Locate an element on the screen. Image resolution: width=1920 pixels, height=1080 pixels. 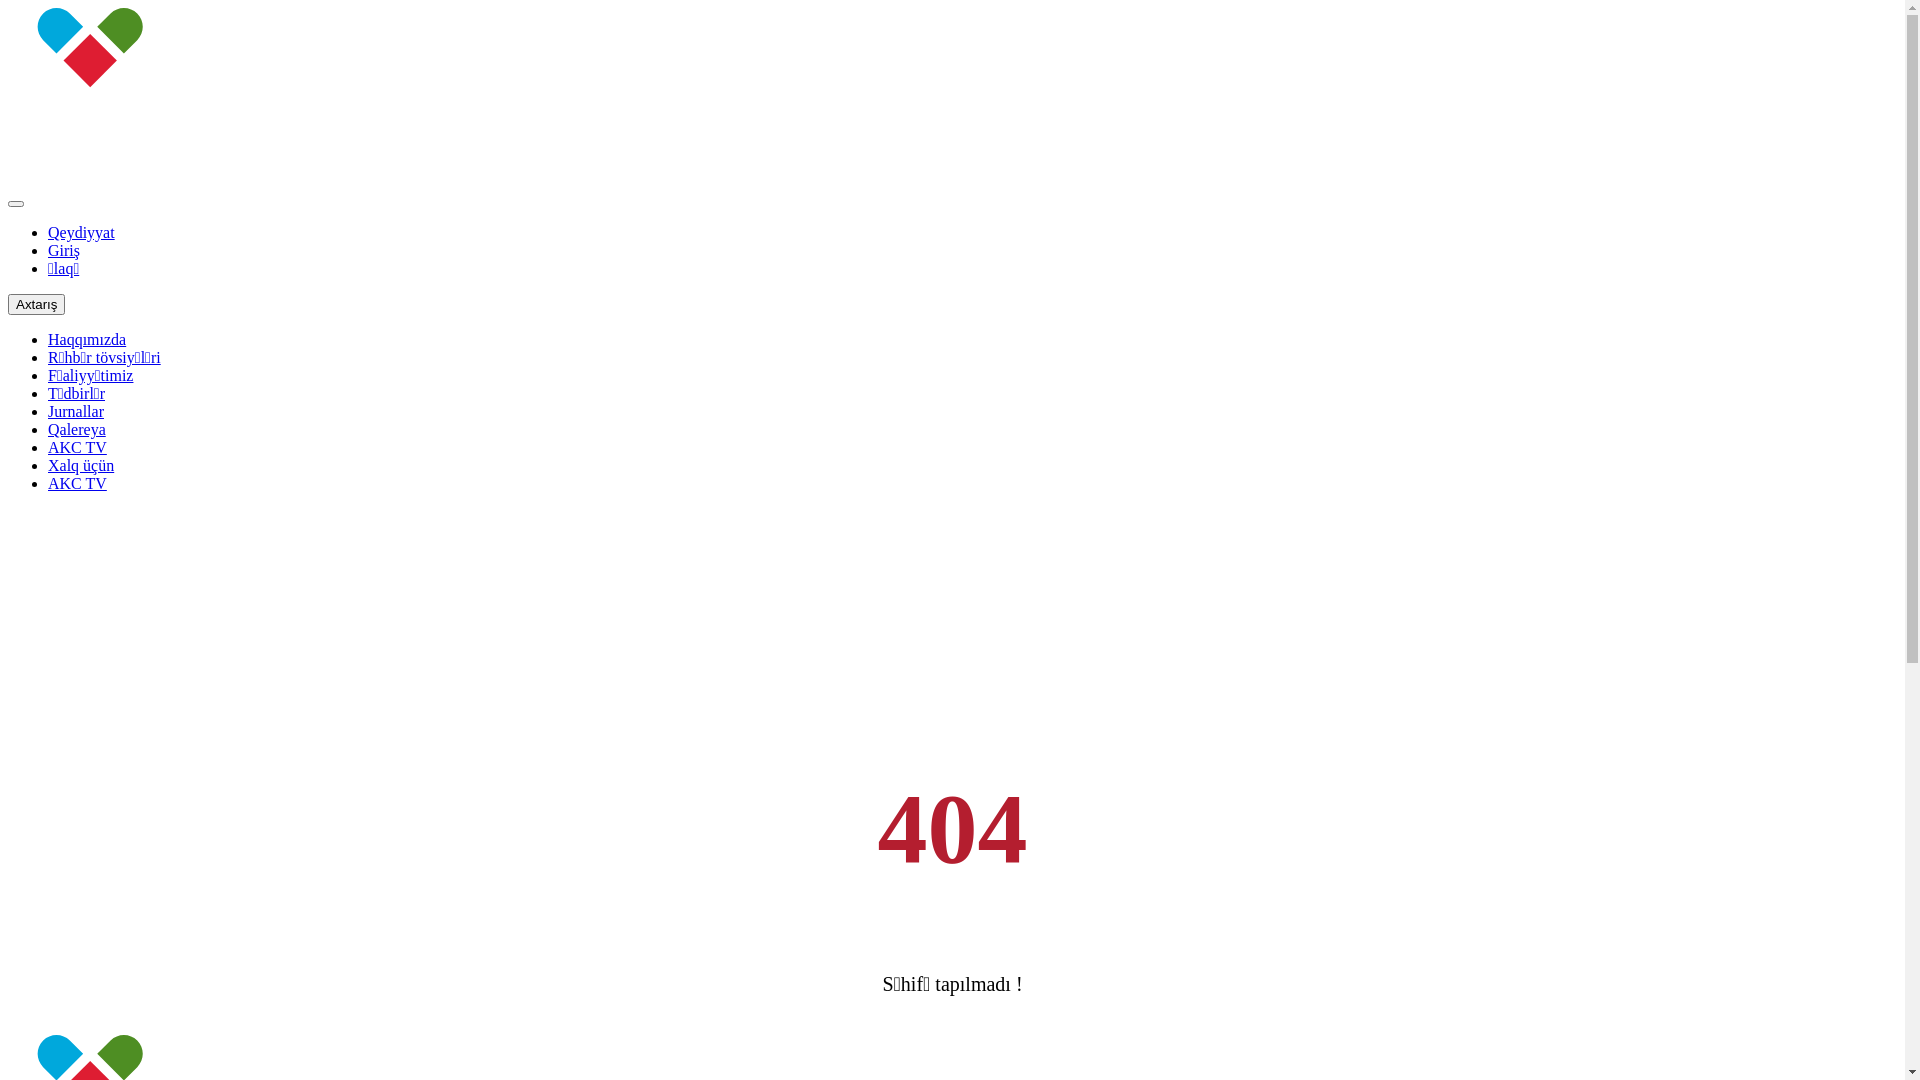
'Qeydiyyat' is located at coordinates (80, 231).